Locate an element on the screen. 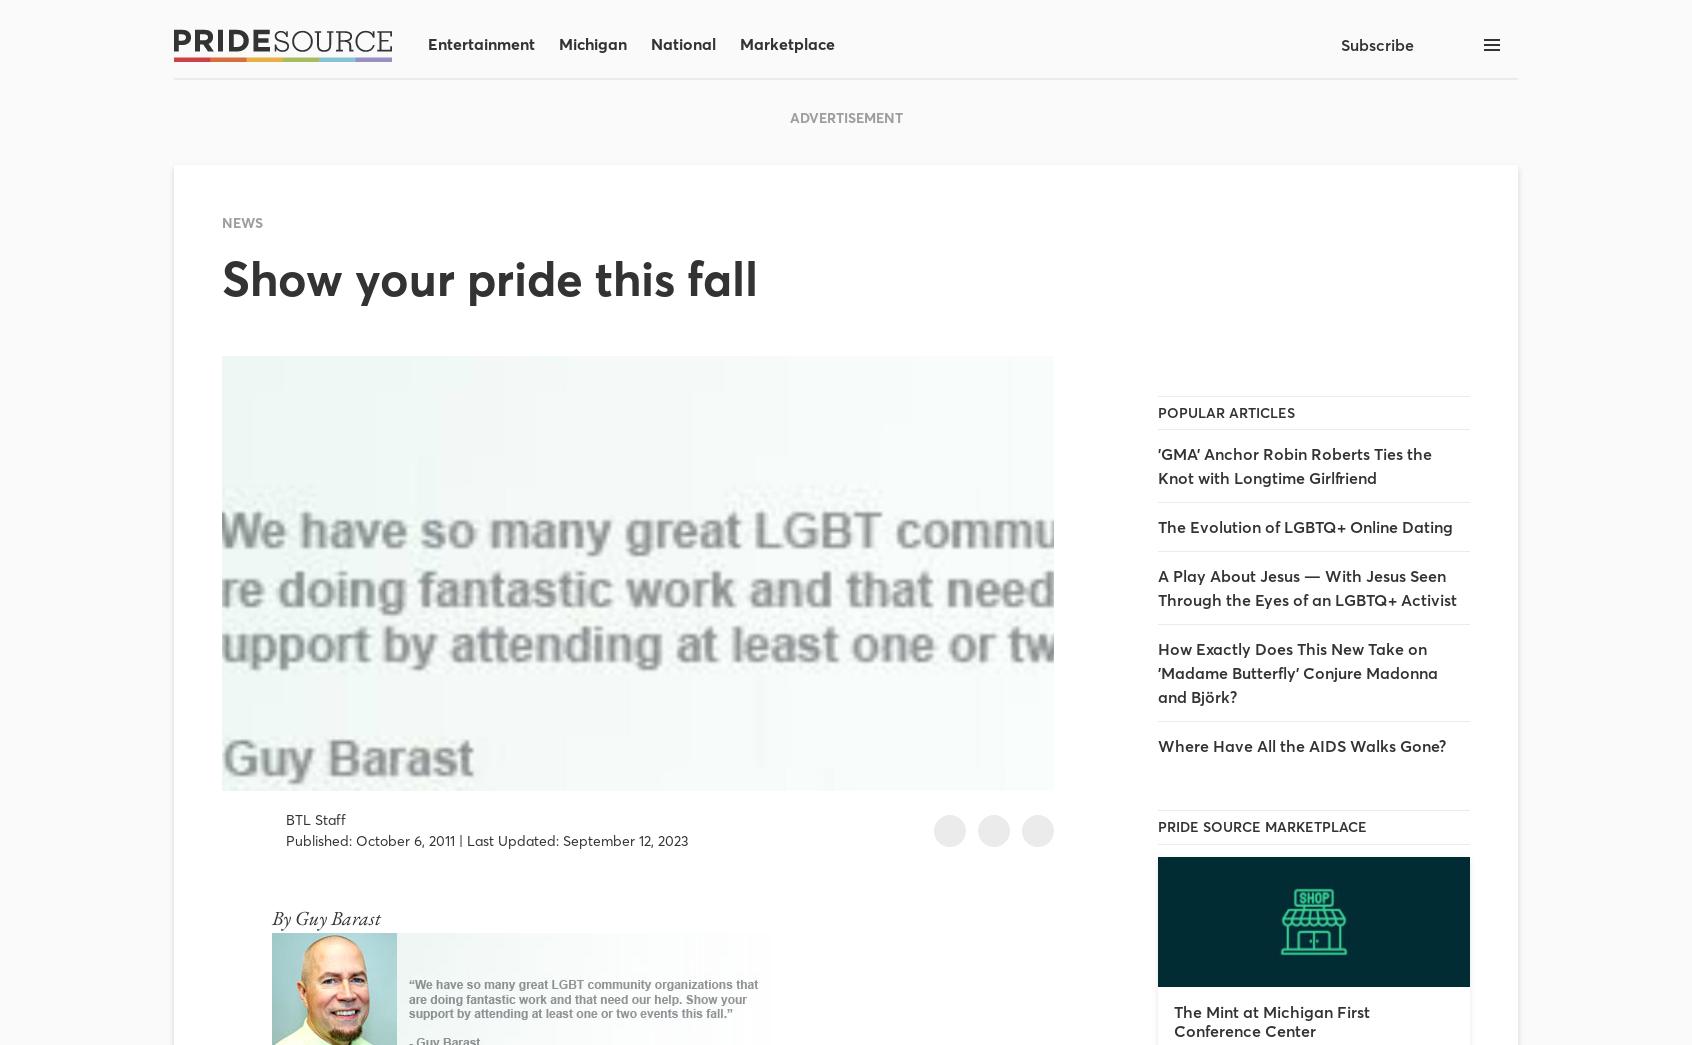  'Watch Halloween-Themed Drag, Plus Other Queer Spooky Season Michigan Events' is located at coordinates (393, 689).